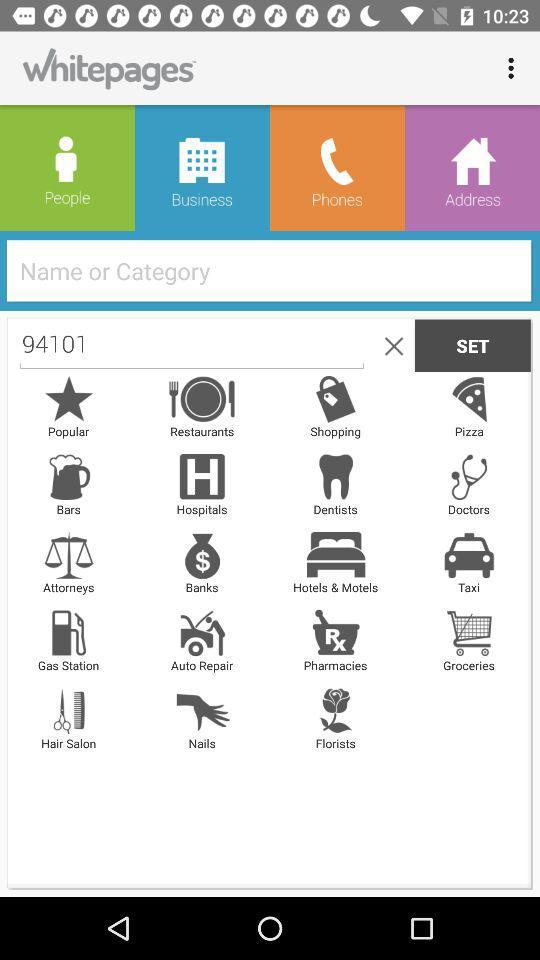  What do you see at coordinates (390, 345) in the screenshot?
I see `the item next to 94101` at bounding box center [390, 345].